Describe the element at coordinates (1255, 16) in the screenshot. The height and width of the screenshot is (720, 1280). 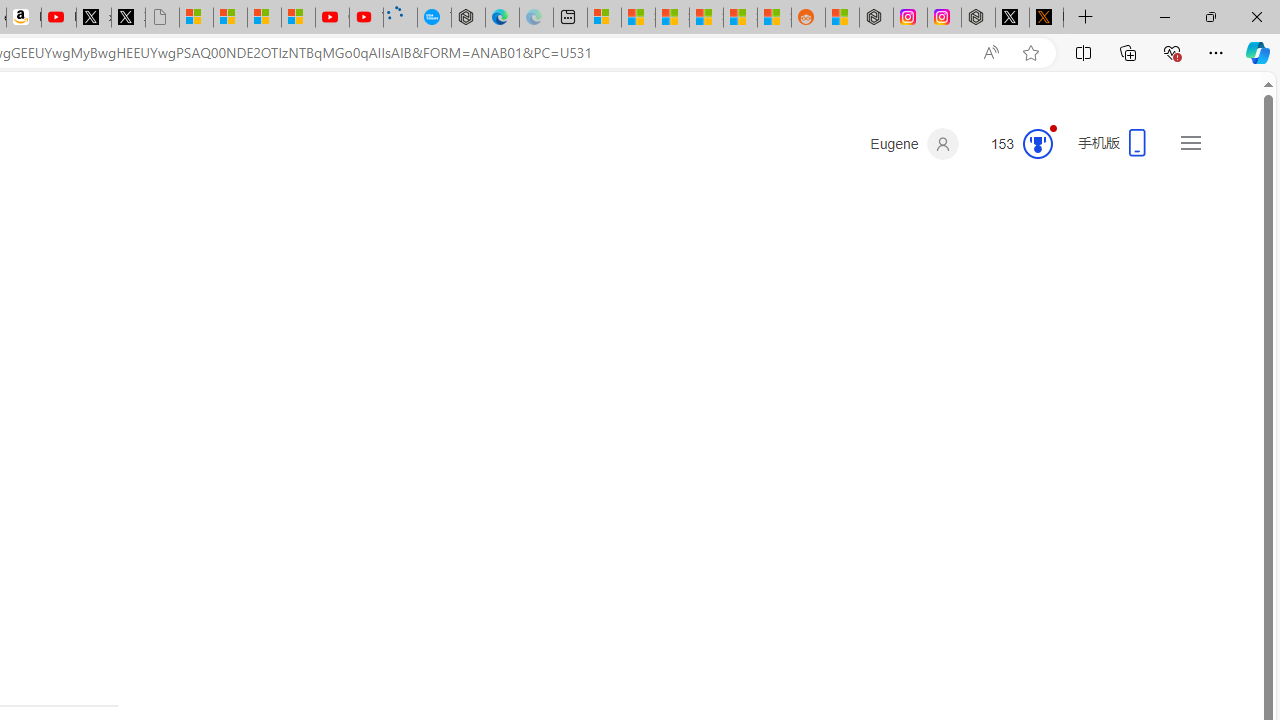
I see `'Close'` at that location.